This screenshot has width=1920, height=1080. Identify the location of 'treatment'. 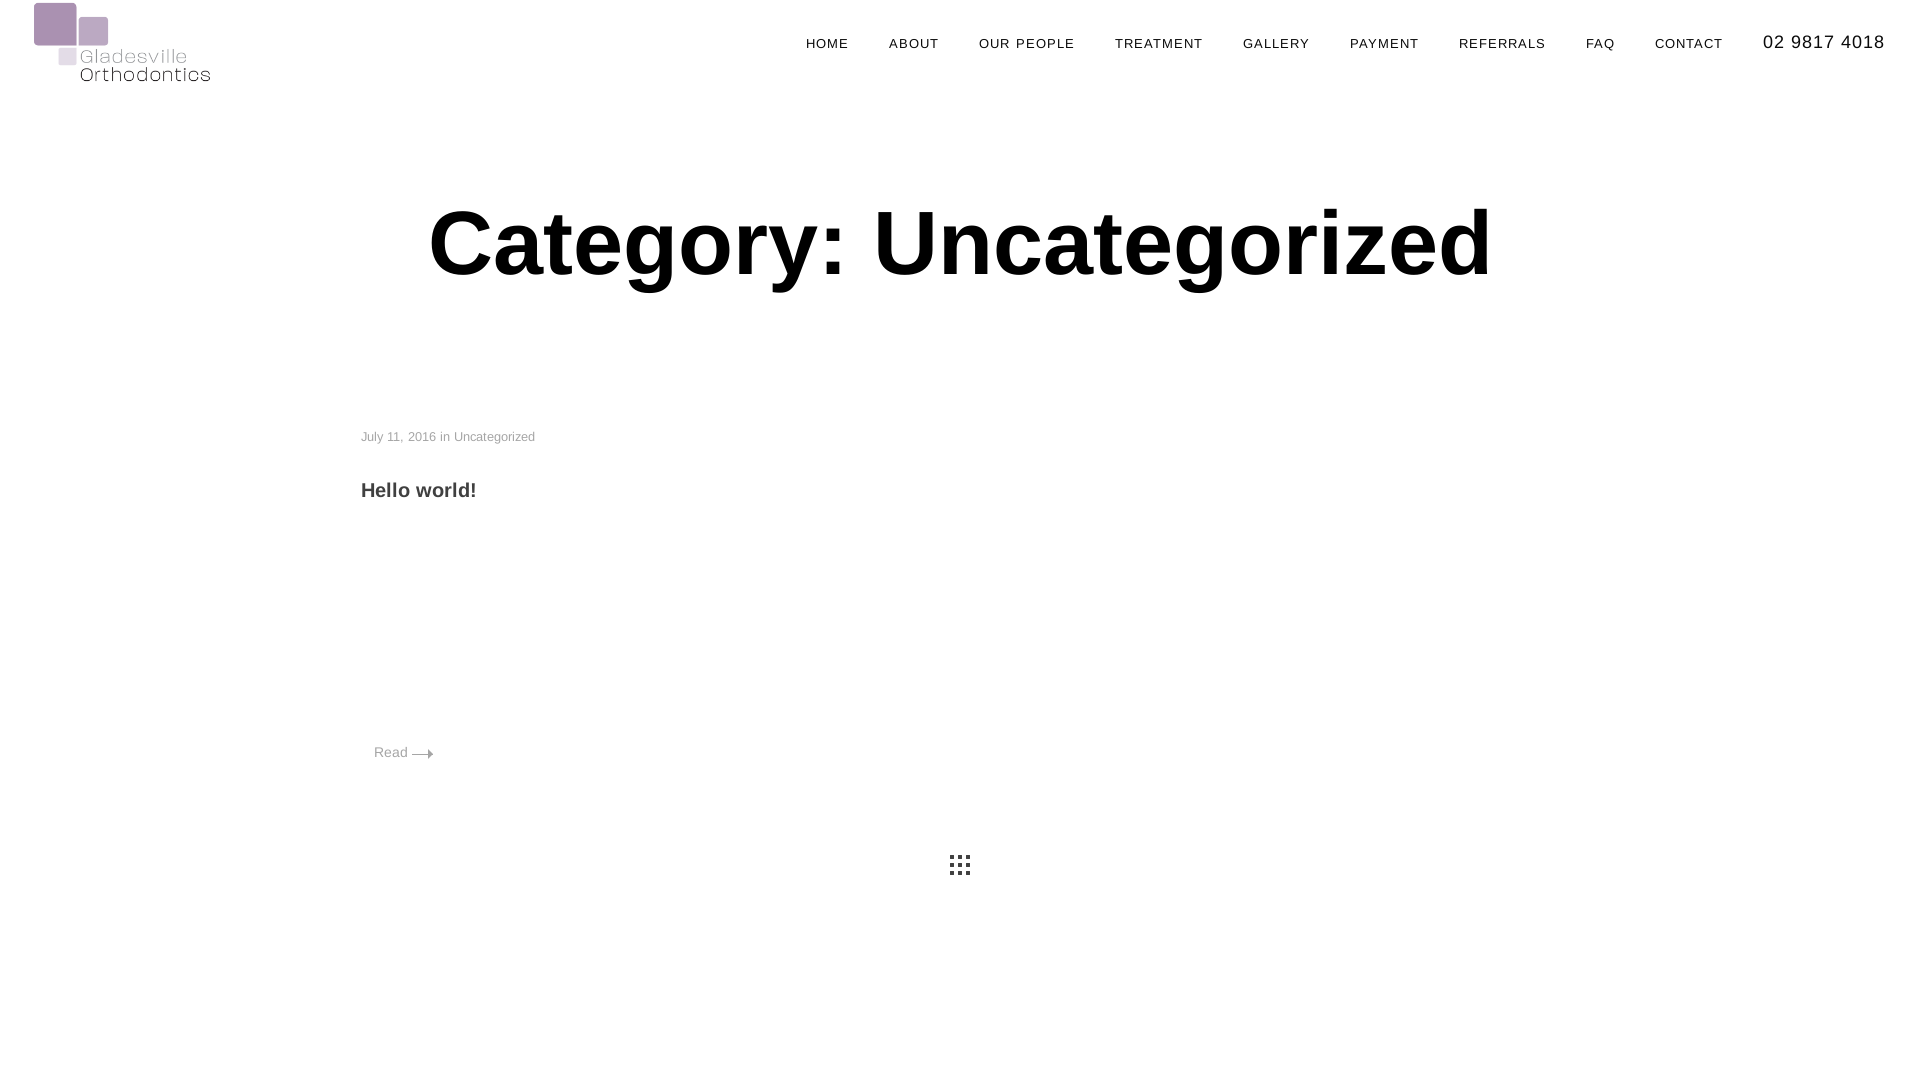
(1158, 42).